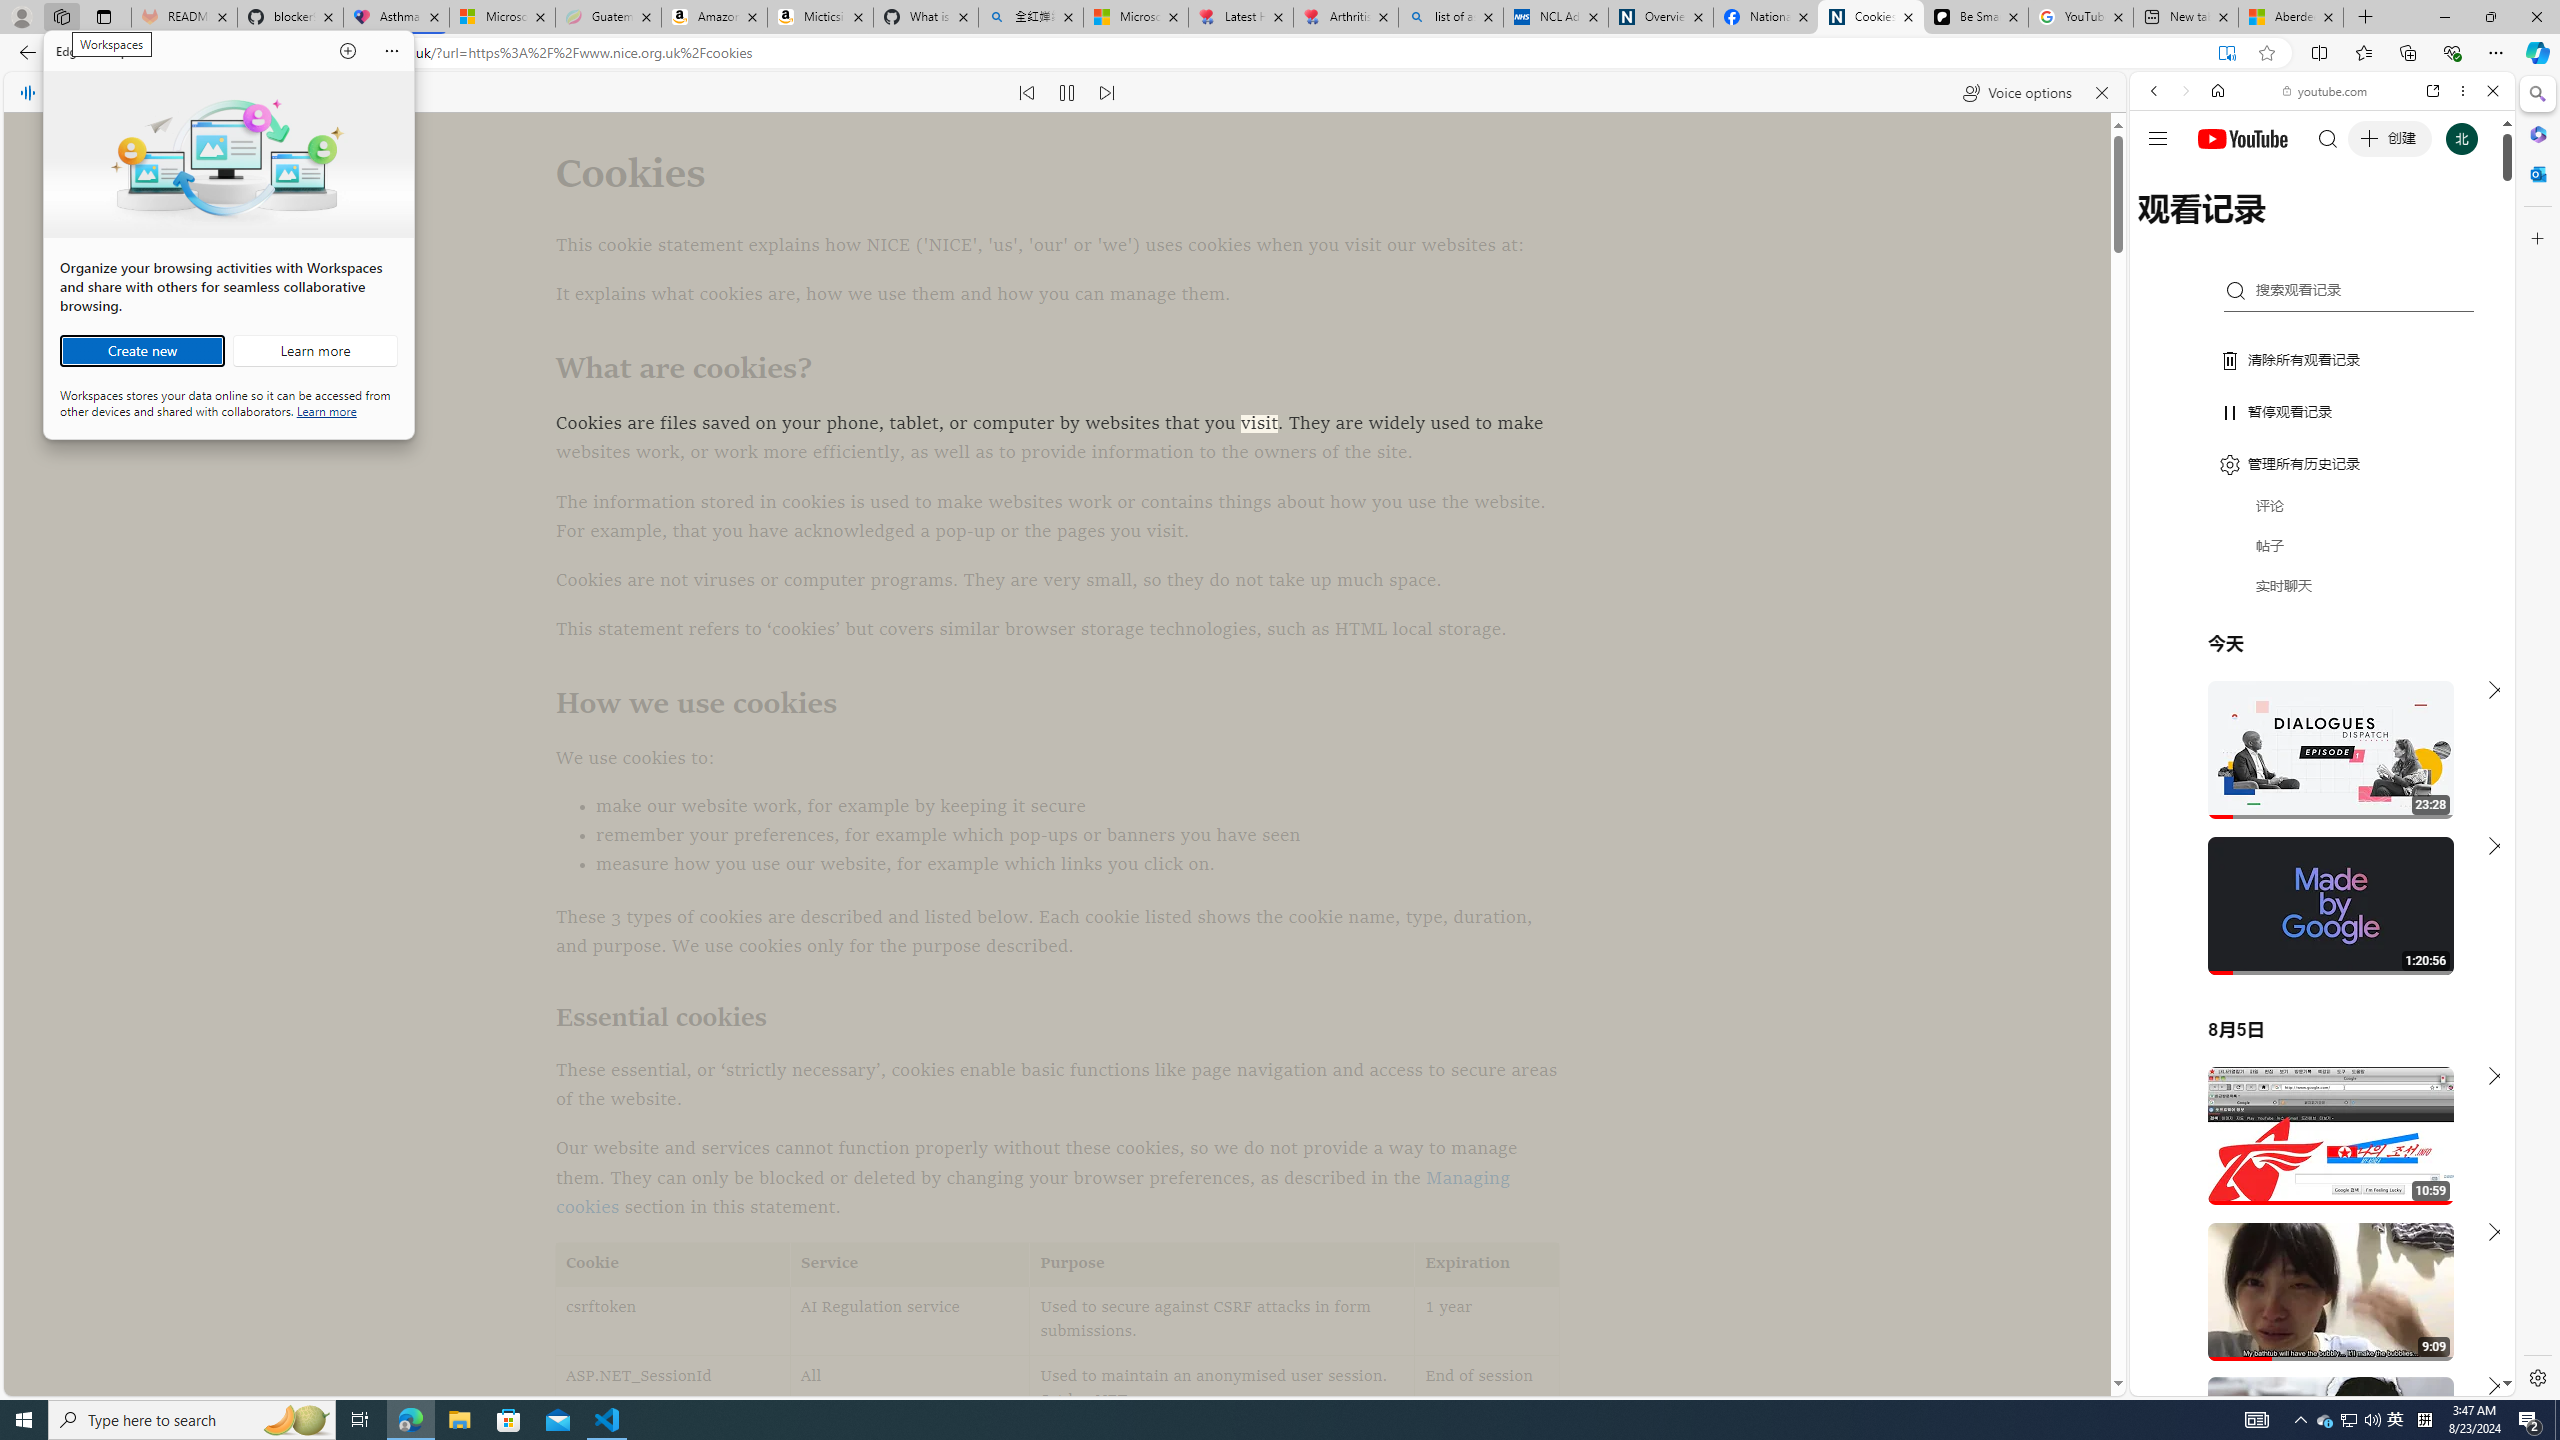 Image resolution: width=2560 pixels, height=1440 pixels. Describe the element at coordinates (2324, 91) in the screenshot. I see `'youtube.com'` at that location.